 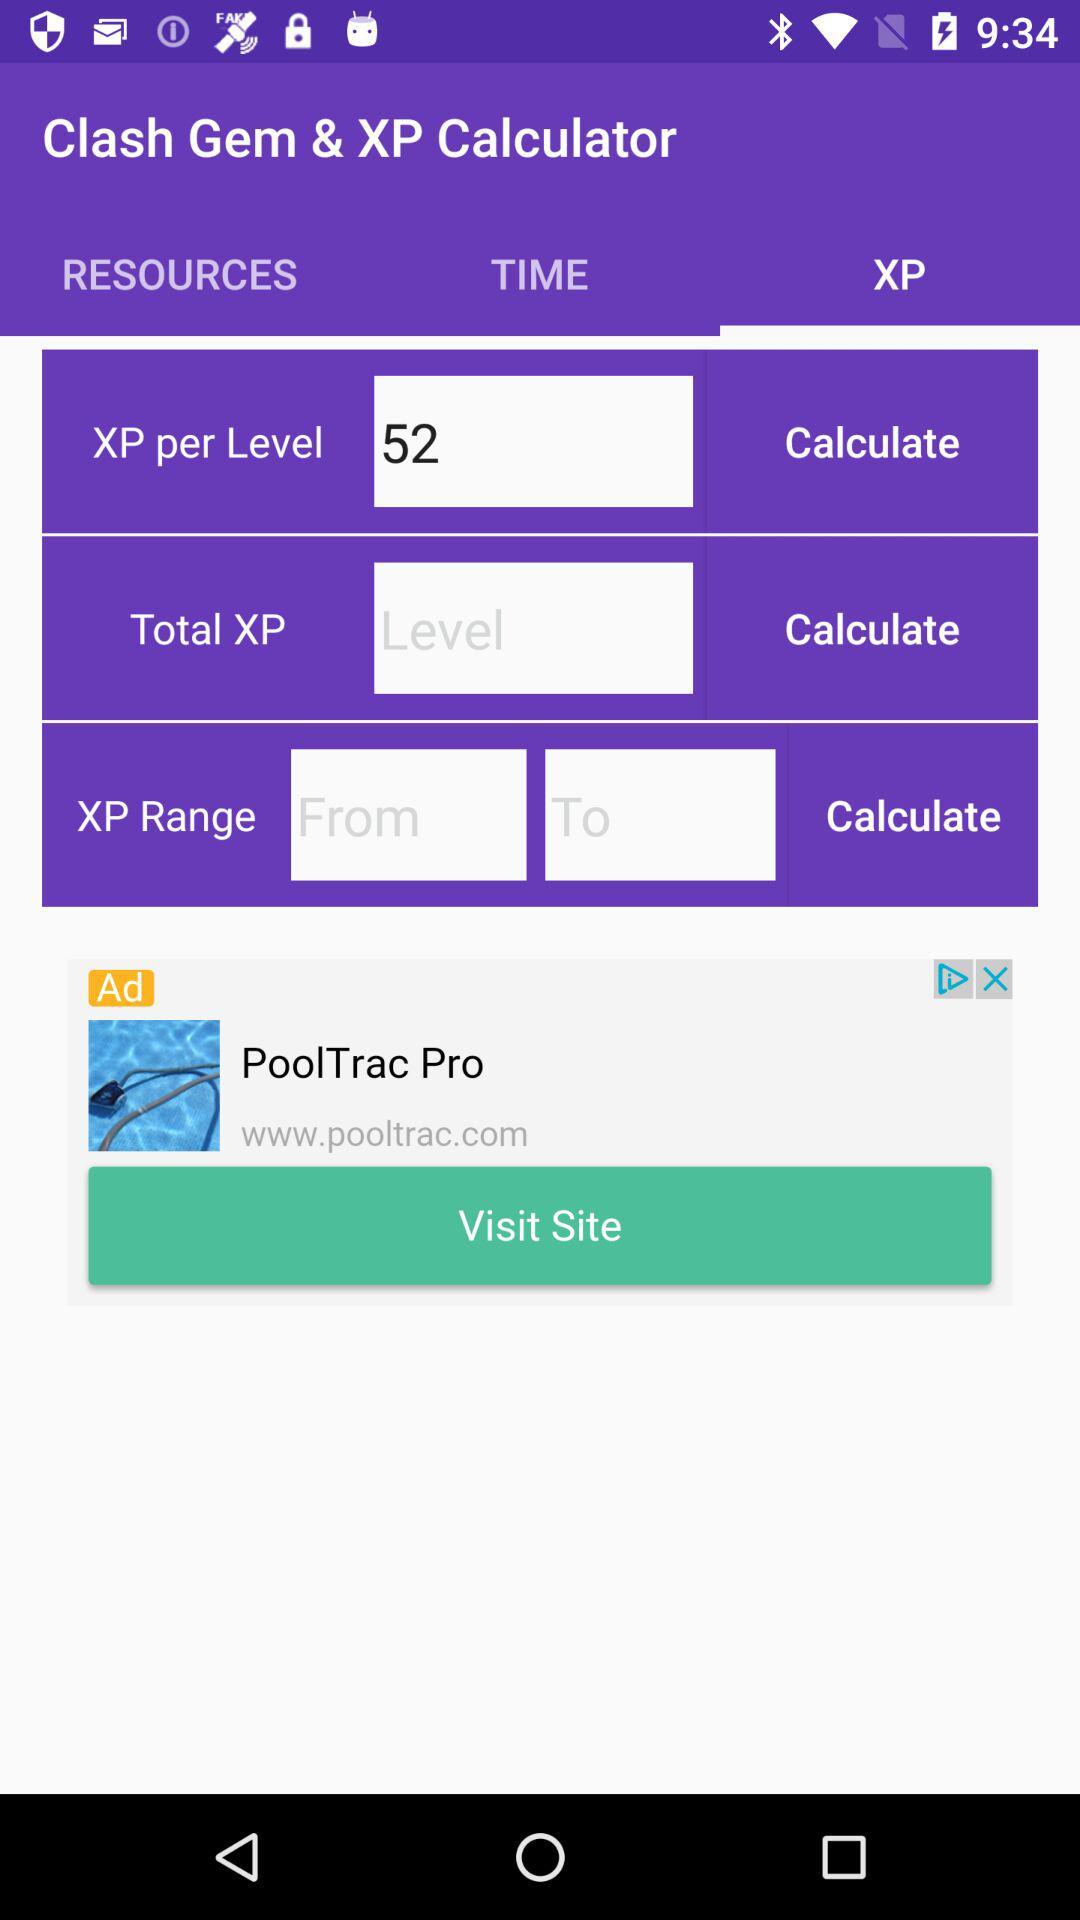 I want to click on xp range from, so click(x=407, y=814).